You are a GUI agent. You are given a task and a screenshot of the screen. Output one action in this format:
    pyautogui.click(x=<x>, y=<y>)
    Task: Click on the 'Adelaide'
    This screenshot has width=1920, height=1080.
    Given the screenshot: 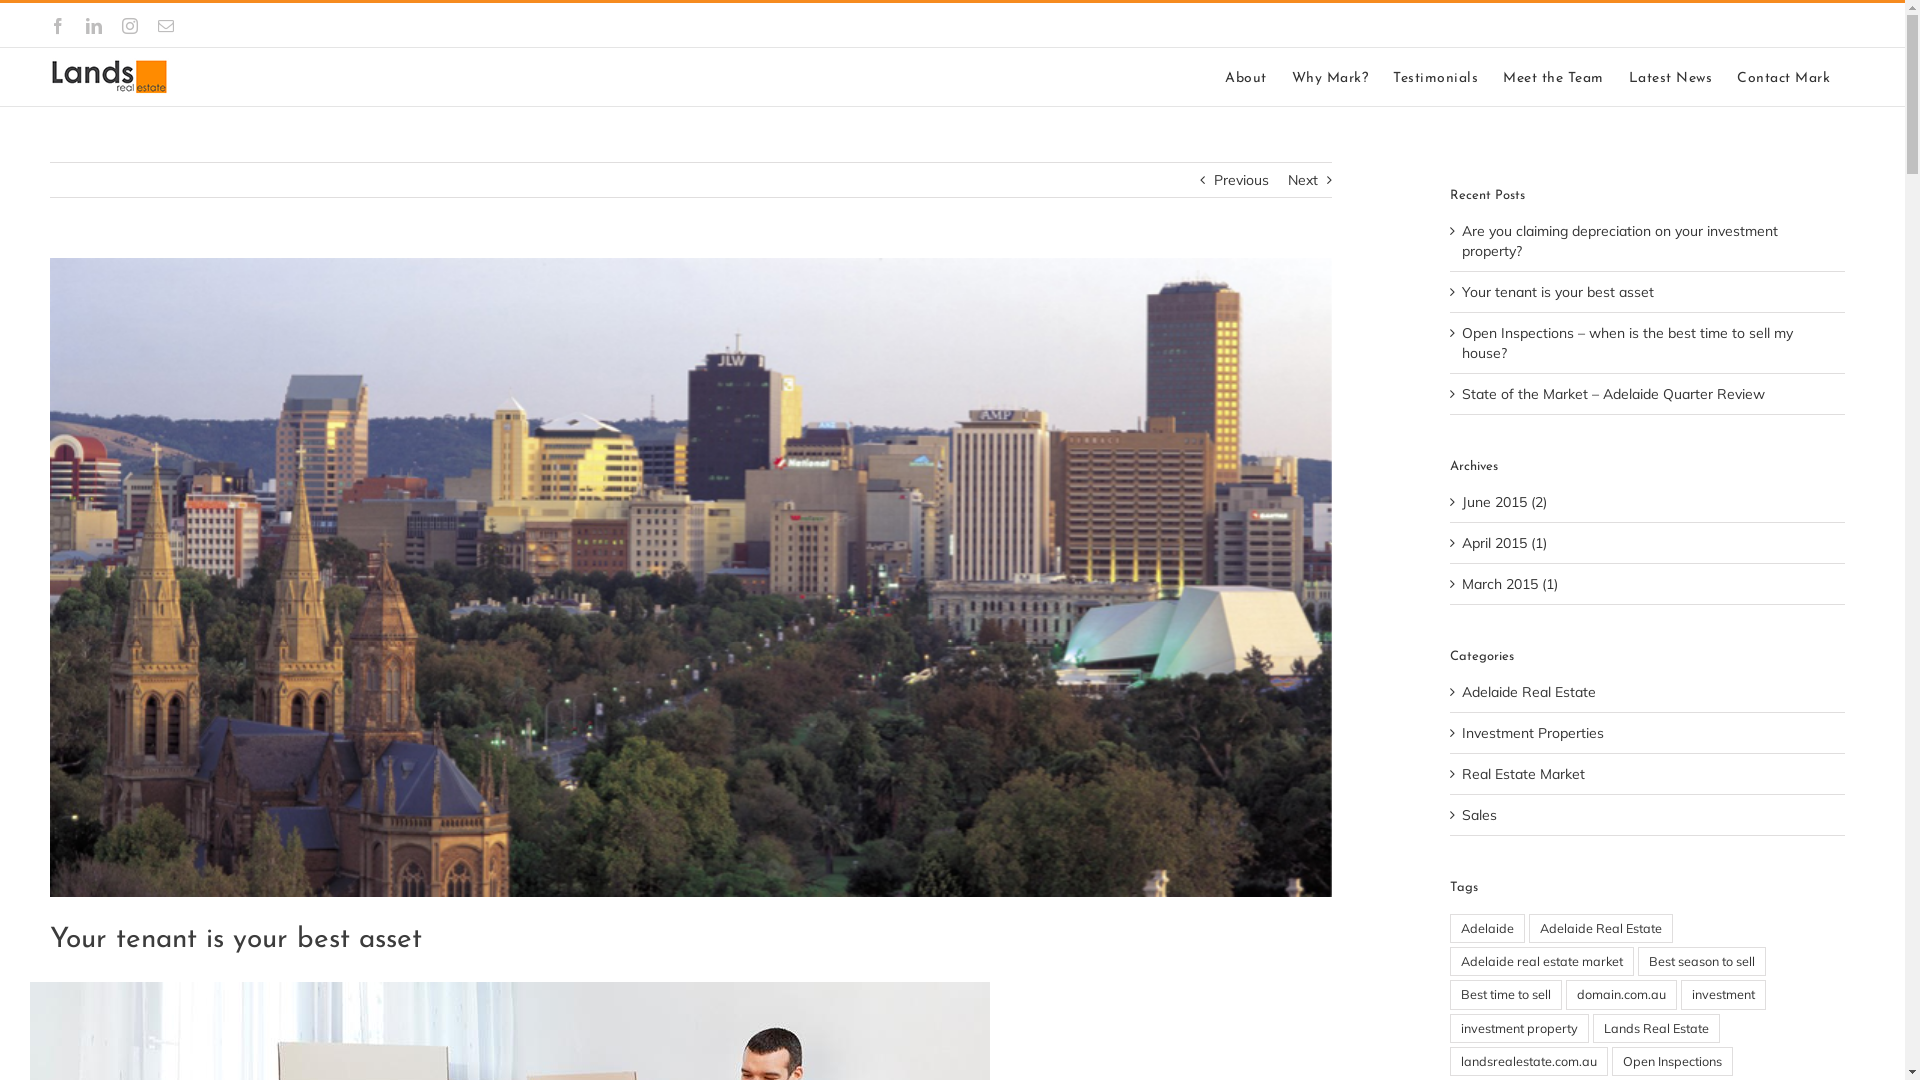 What is the action you would take?
    pyautogui.click(x=1487, y=928)
    